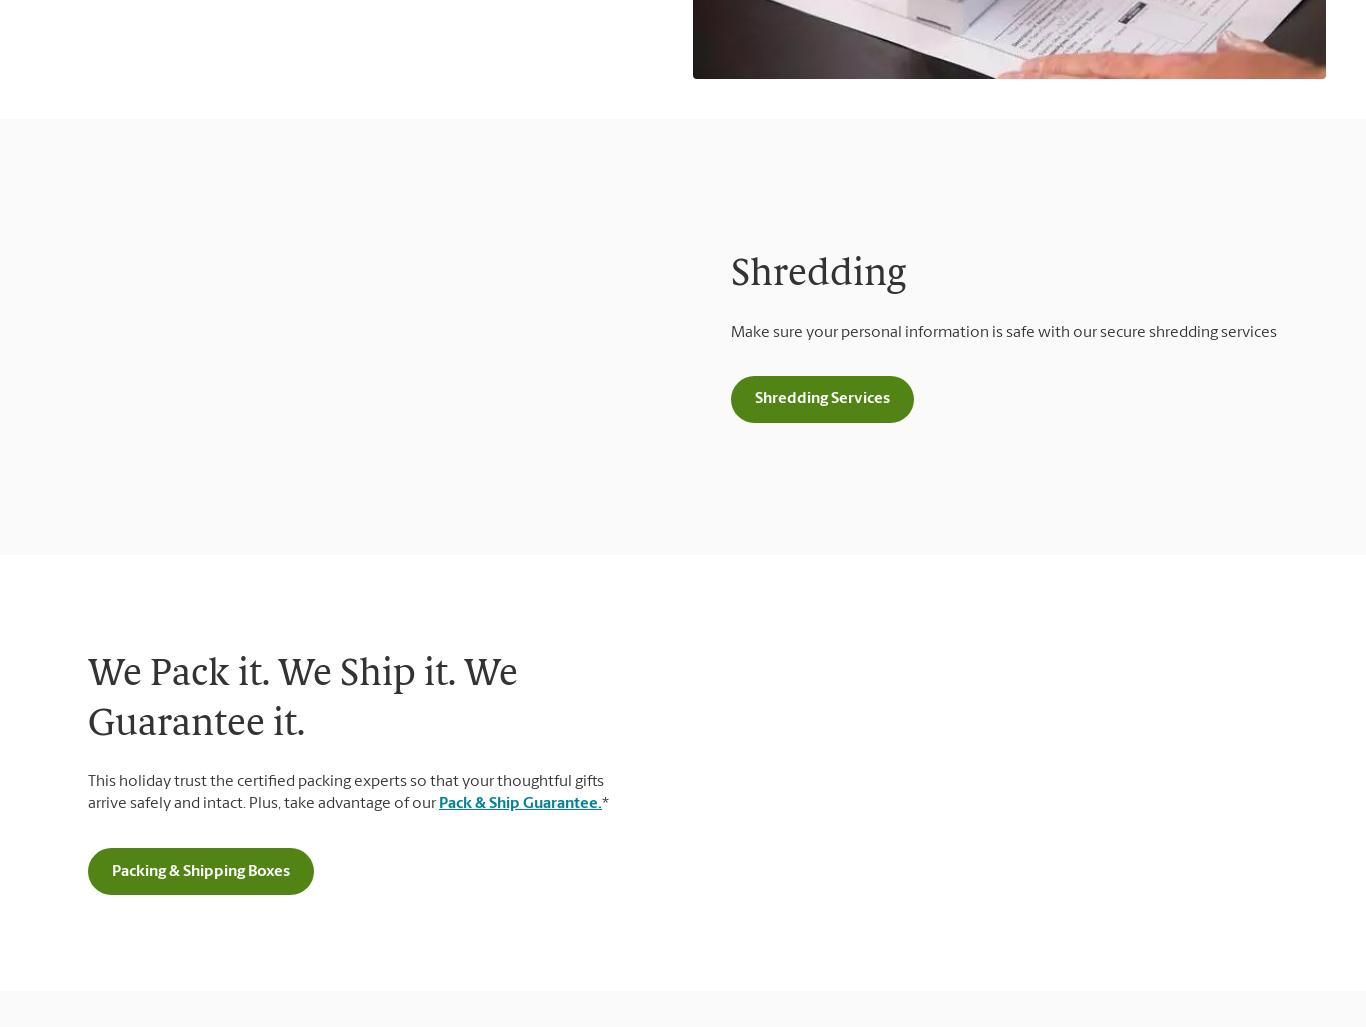  What do you see at coordinates (270, 611) in the screenshot?
I see `'. The UPS Store, Inc. is a UPS® company.'` at bounding box center [270, 611].